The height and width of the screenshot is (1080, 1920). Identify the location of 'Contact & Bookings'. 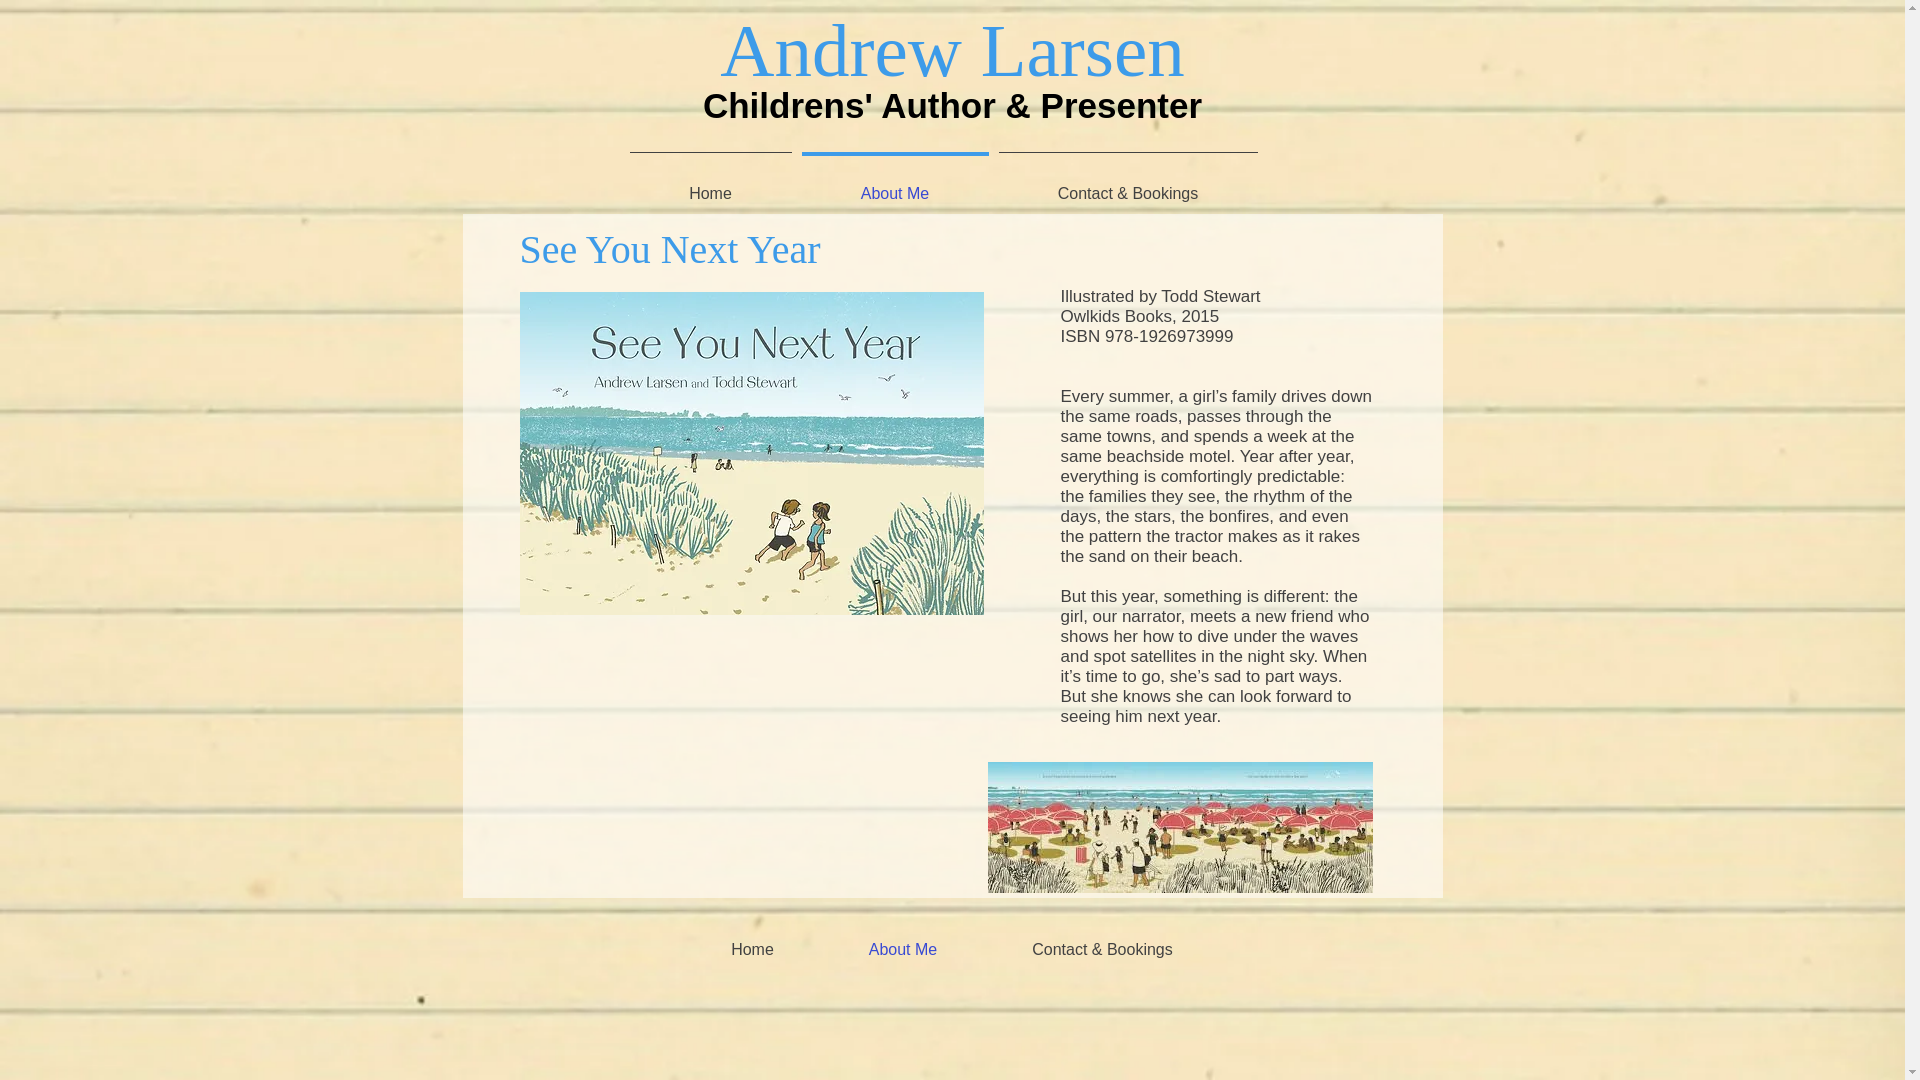
(1128, 184).